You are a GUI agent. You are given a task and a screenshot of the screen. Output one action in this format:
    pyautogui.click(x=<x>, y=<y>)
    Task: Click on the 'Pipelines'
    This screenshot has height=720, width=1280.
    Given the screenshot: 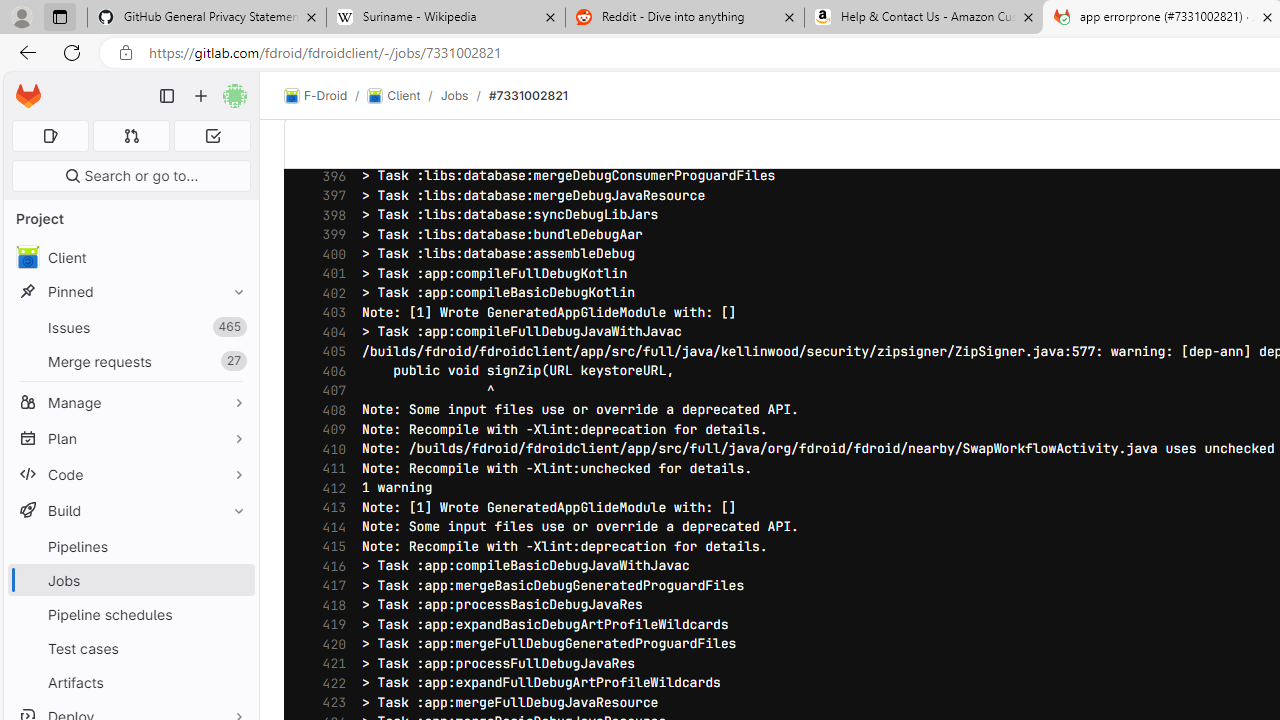 What is the action you would take?
    pyautogui.click(x=130, y=546)
    